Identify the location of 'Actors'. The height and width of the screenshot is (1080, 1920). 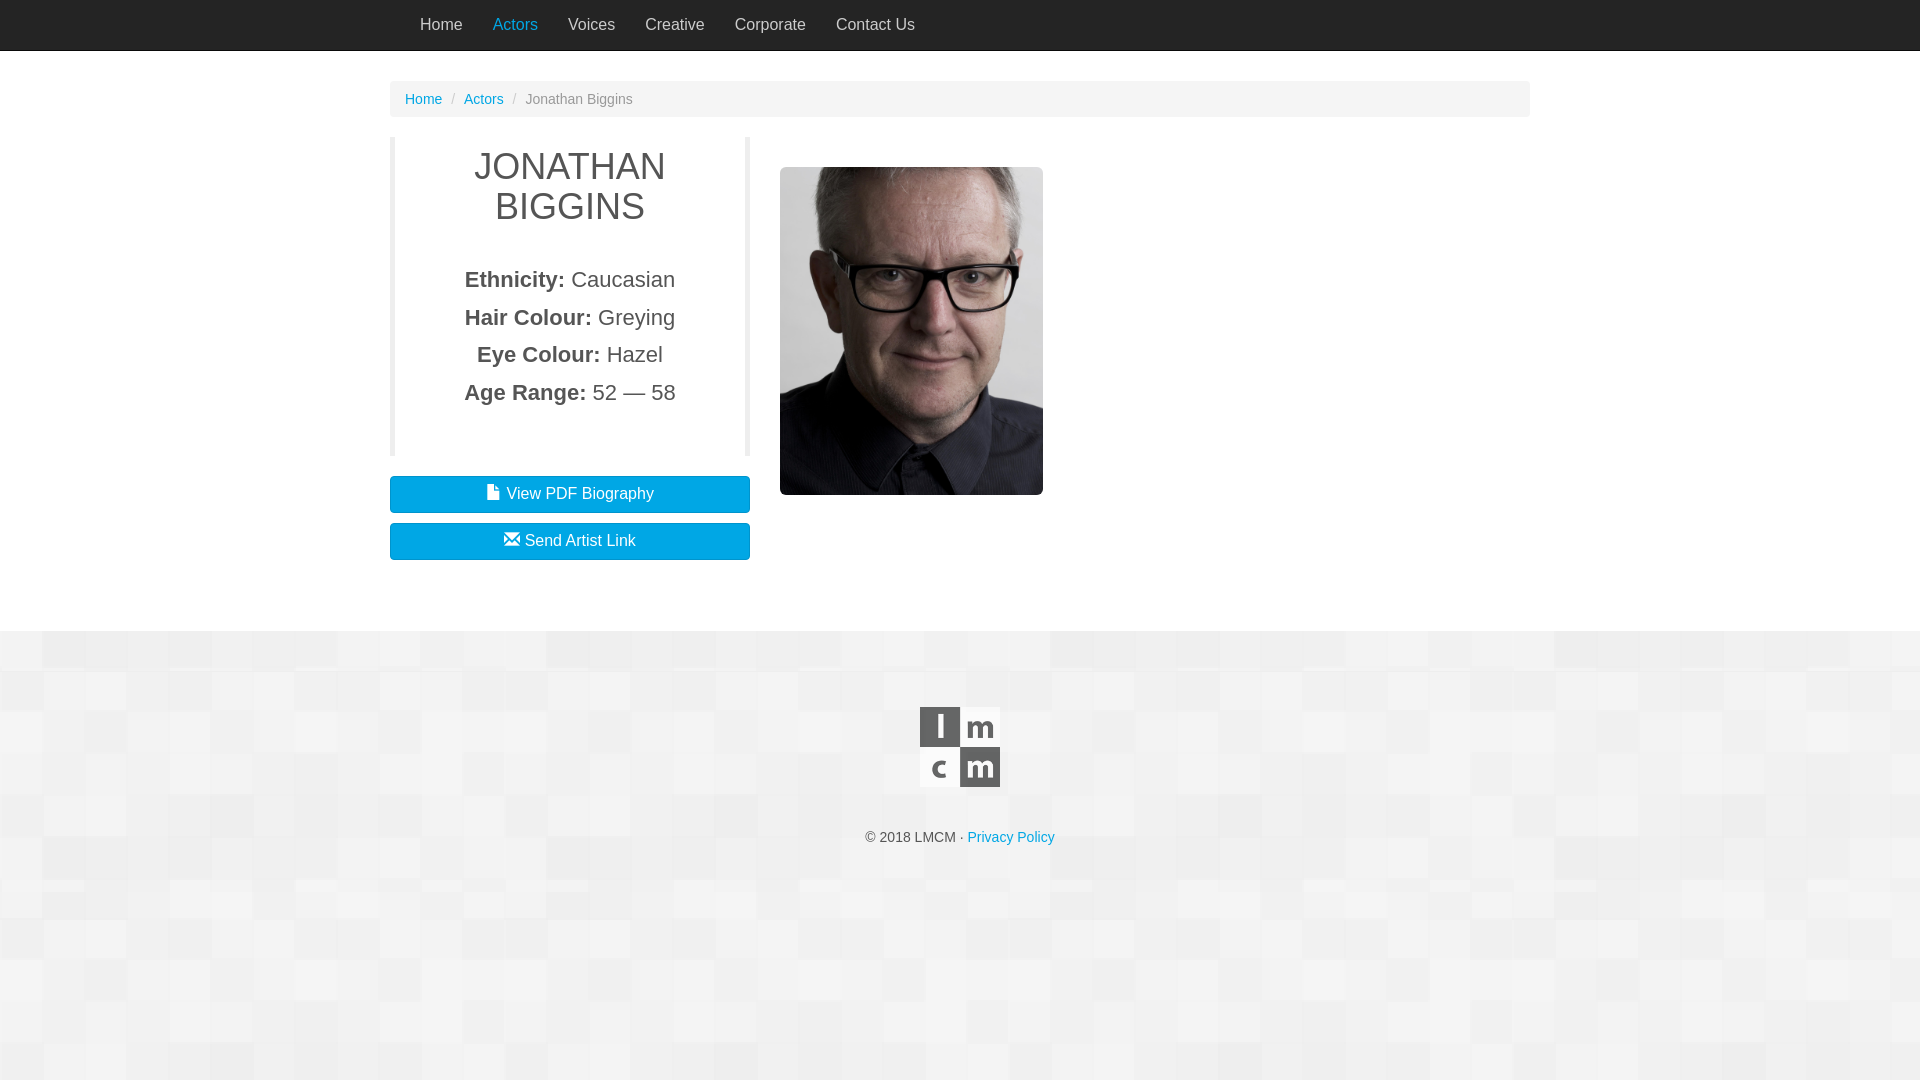
(515, 24).